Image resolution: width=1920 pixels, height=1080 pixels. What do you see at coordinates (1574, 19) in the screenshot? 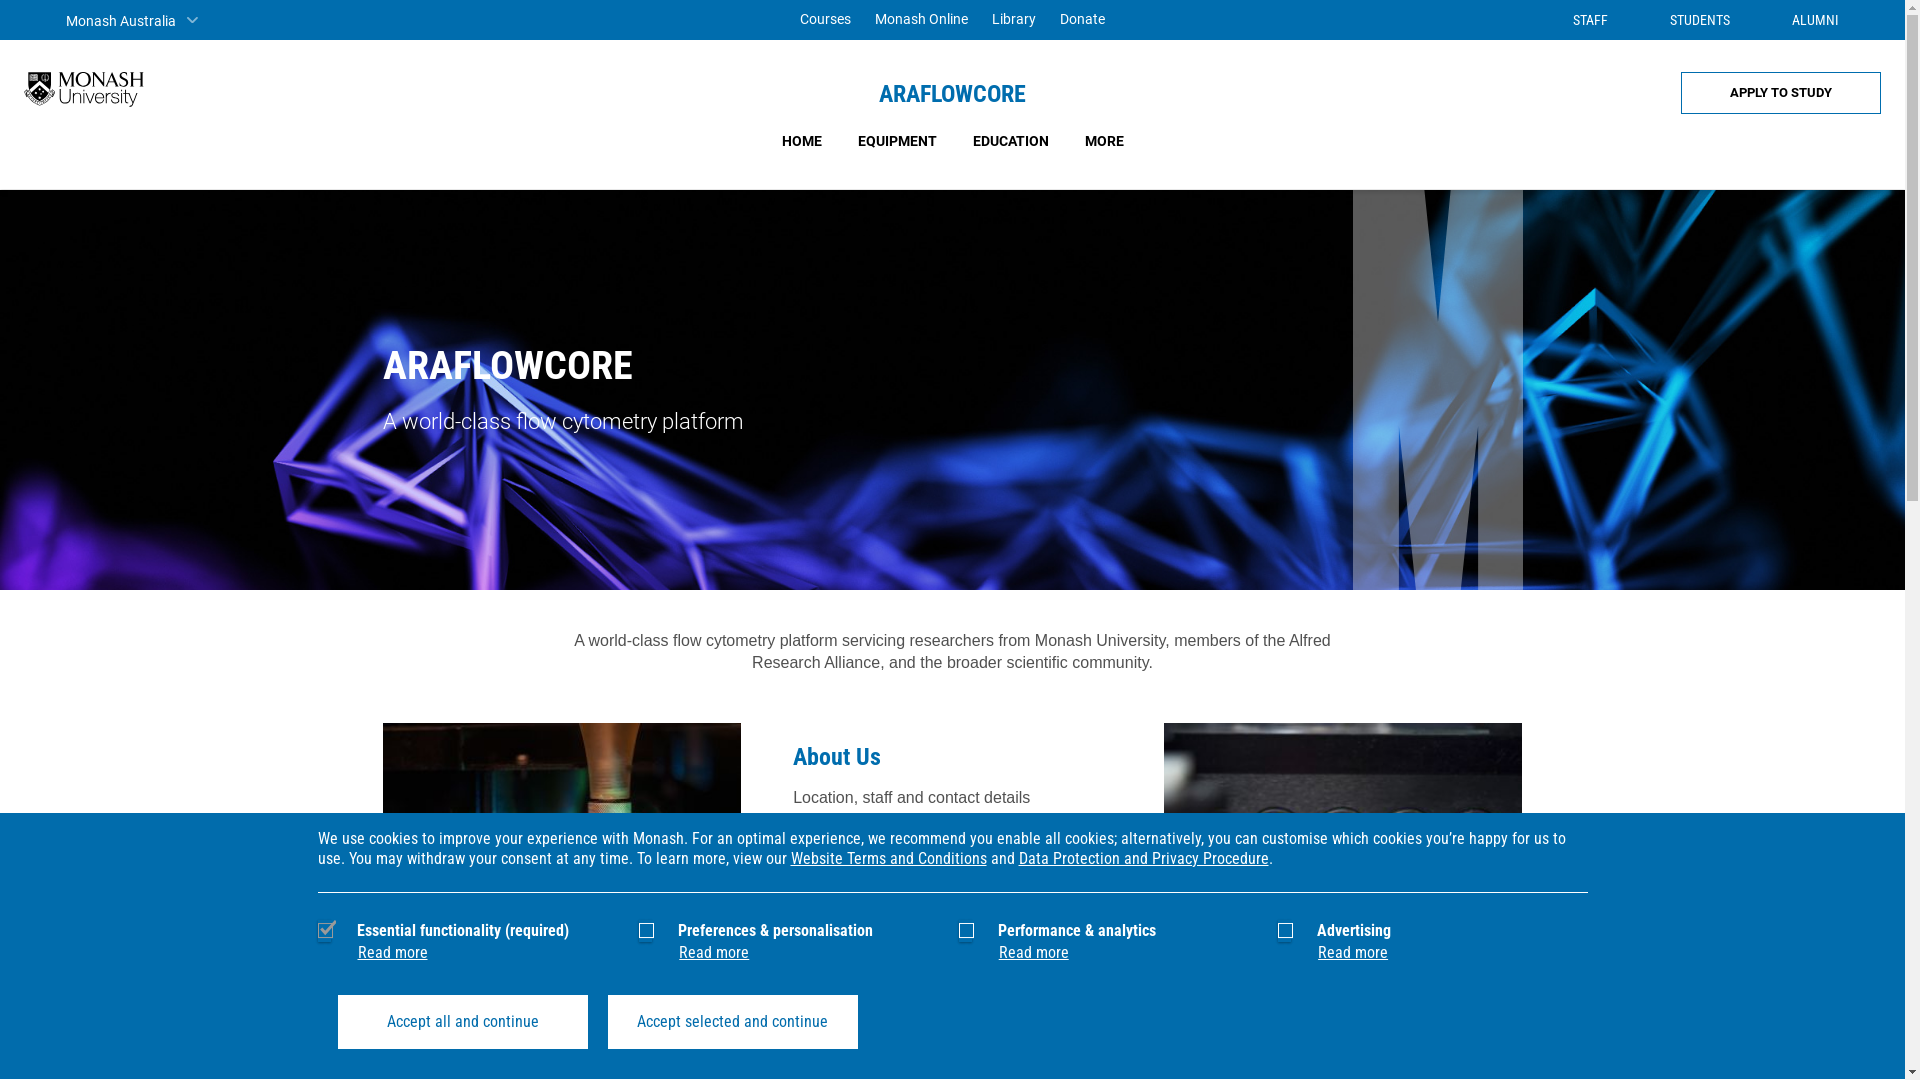
I see `'STAFF'` at bounding box center [1574, 19].